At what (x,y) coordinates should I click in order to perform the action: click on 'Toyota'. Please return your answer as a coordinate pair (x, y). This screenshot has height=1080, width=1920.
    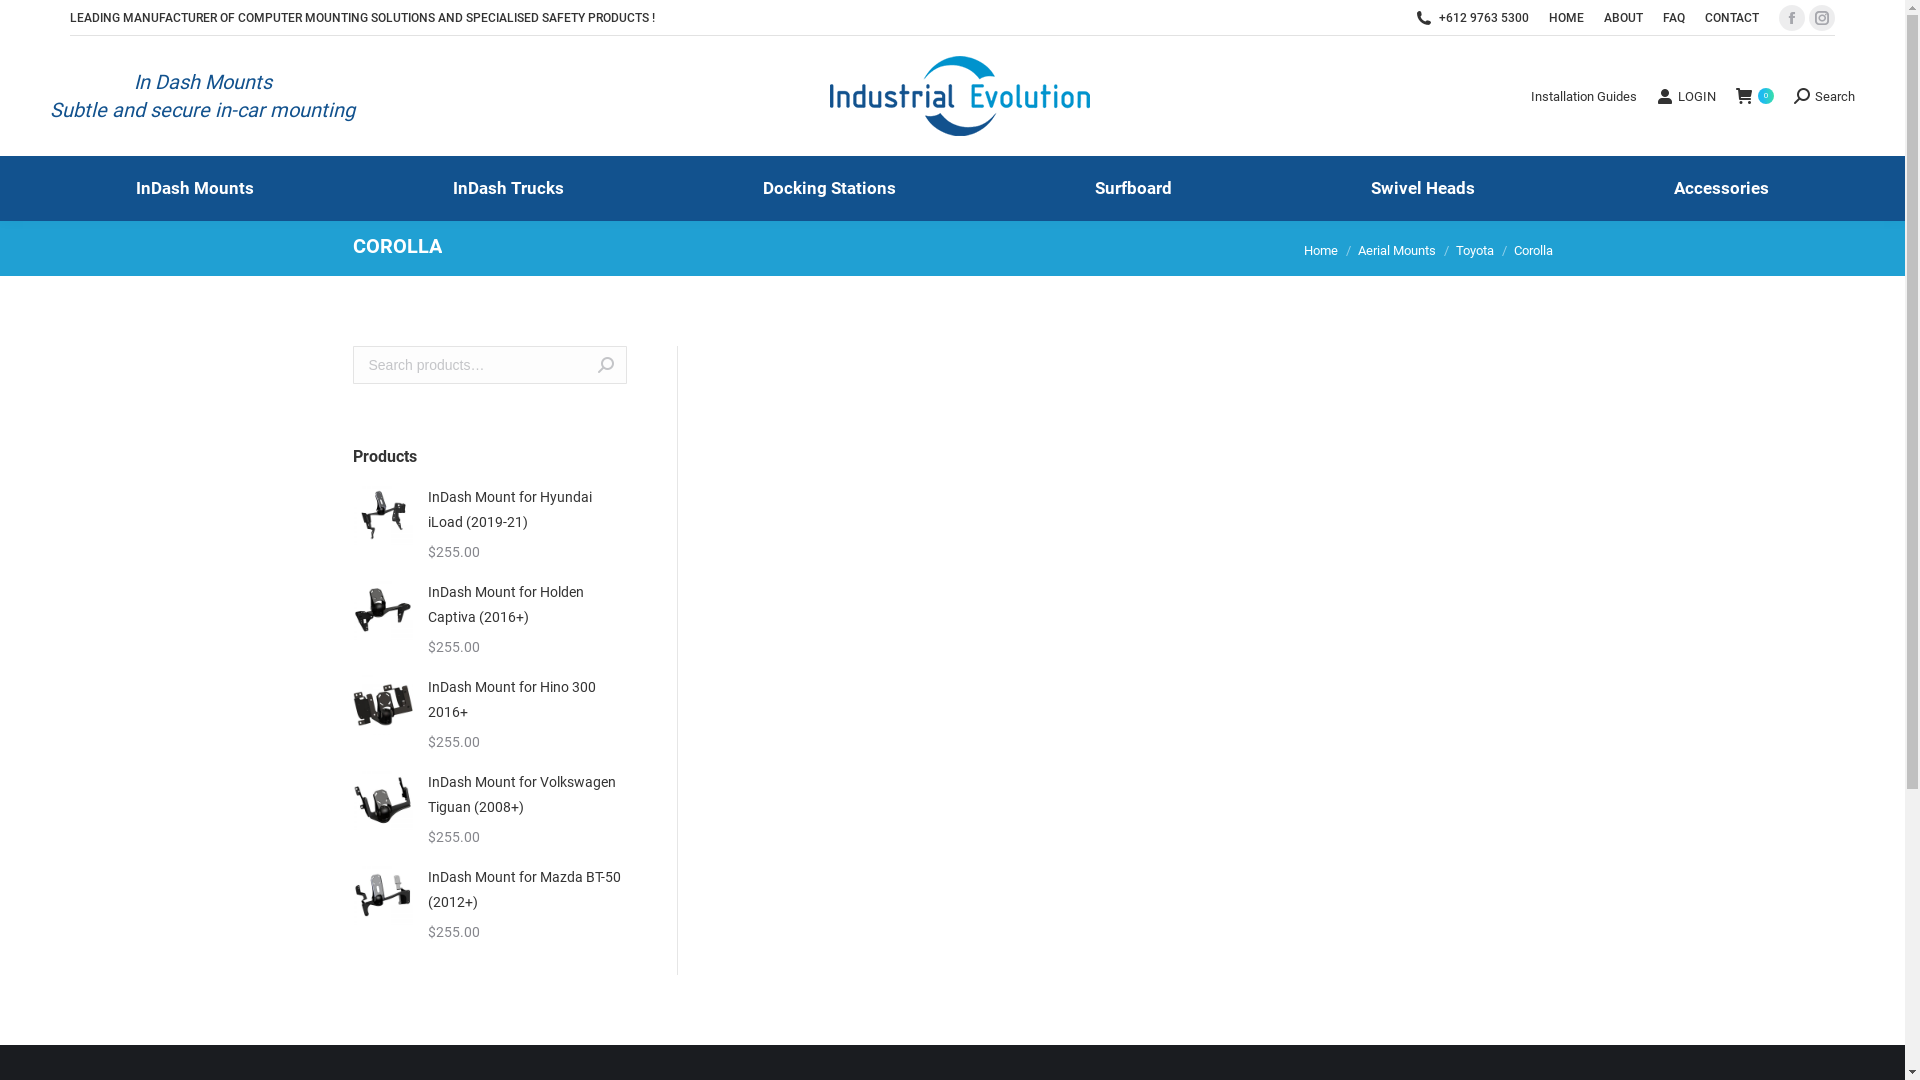
    Looking at the image, I should click on (1474, 248).